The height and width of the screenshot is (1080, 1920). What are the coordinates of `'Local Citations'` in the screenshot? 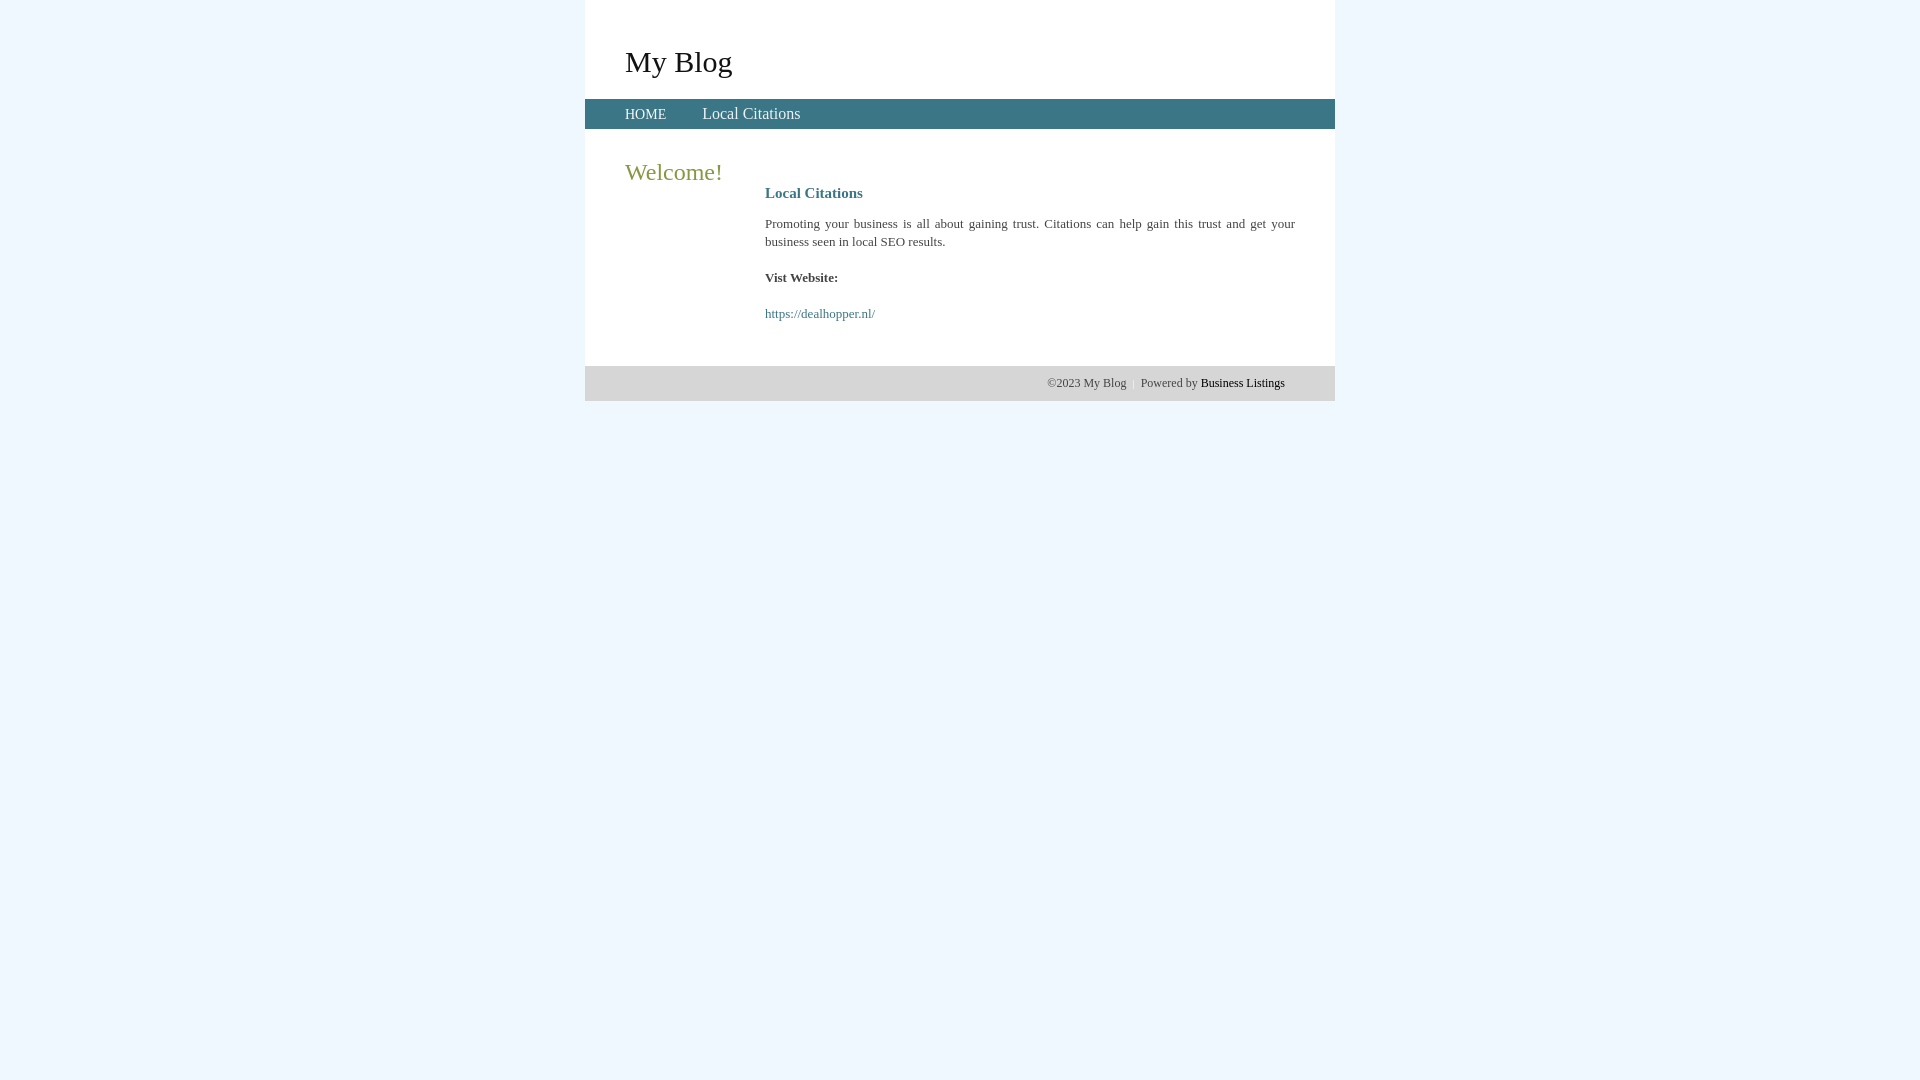 It's located at (701, 113).